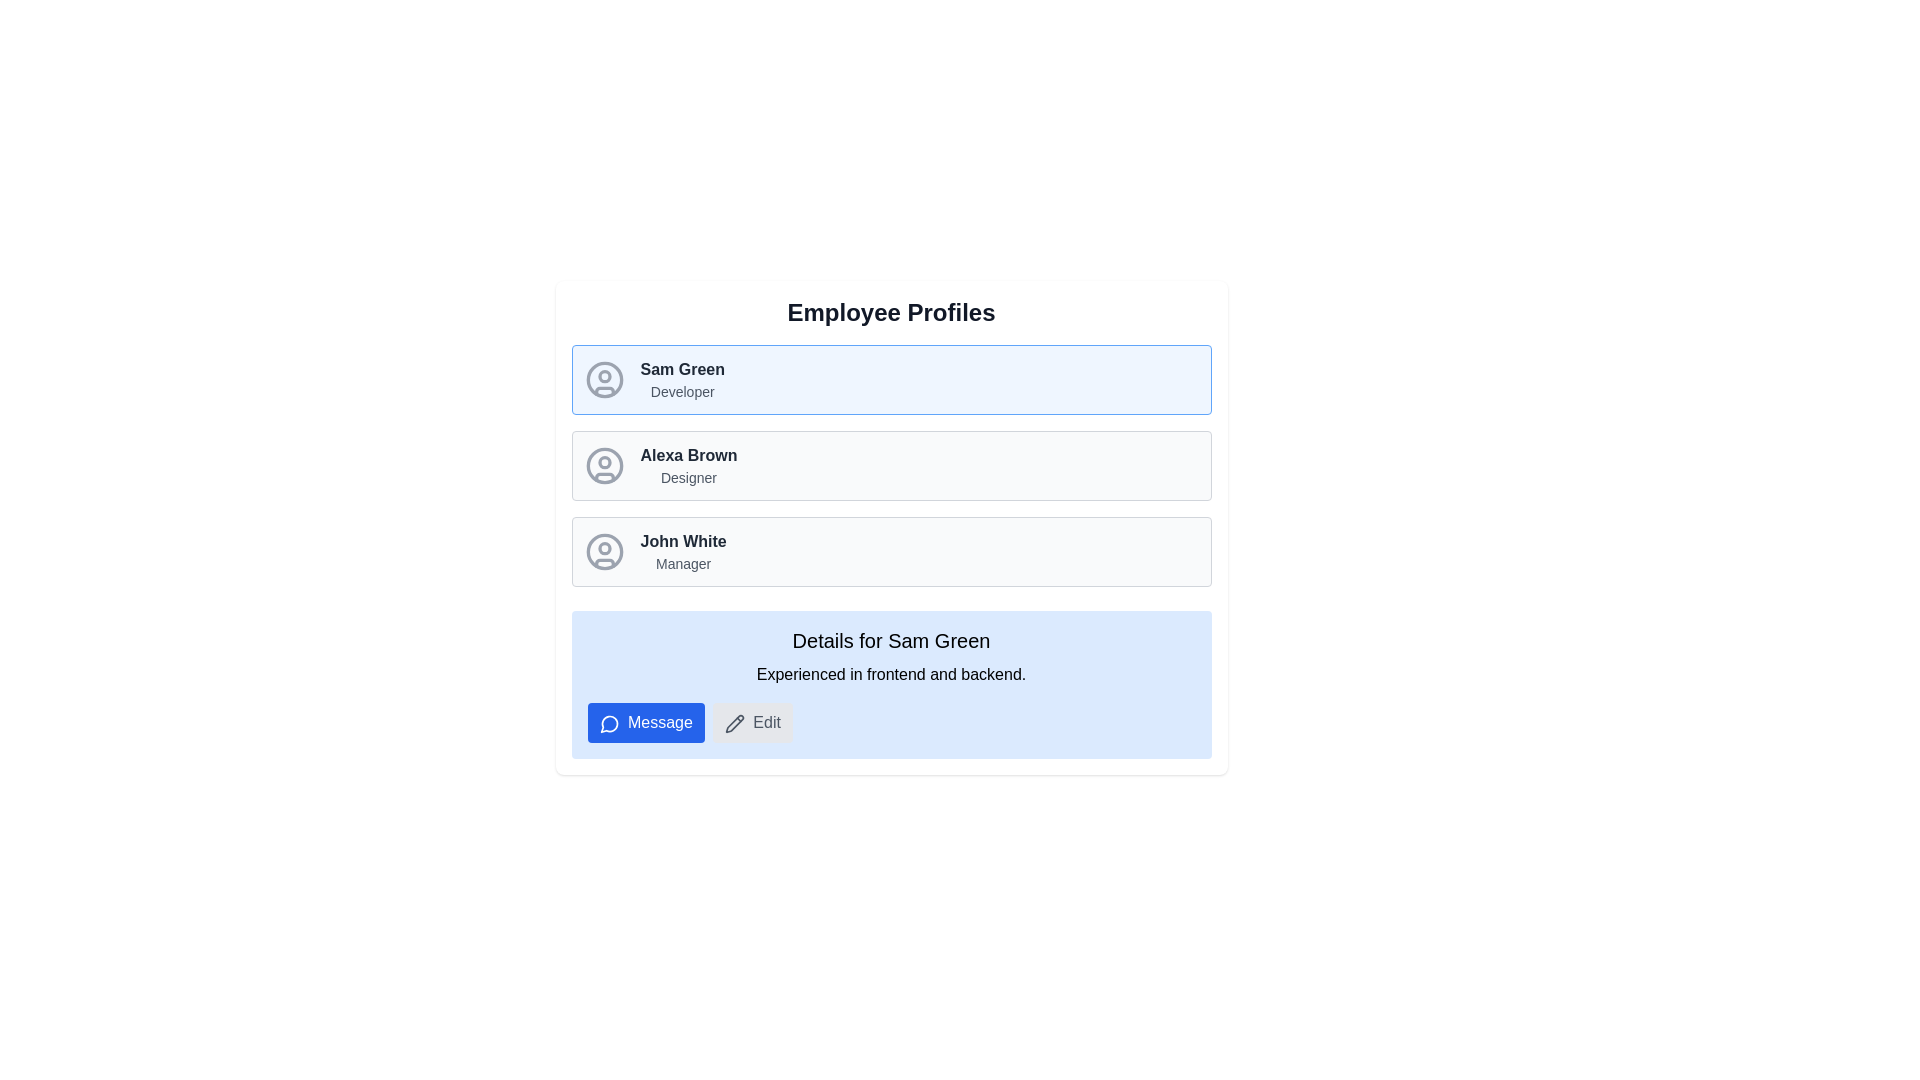  Describe the element at coordinates (603, 391) in the screenshot. I see `the stylized profile icon representing 'Sam Green' in the user profile interface` at that location.